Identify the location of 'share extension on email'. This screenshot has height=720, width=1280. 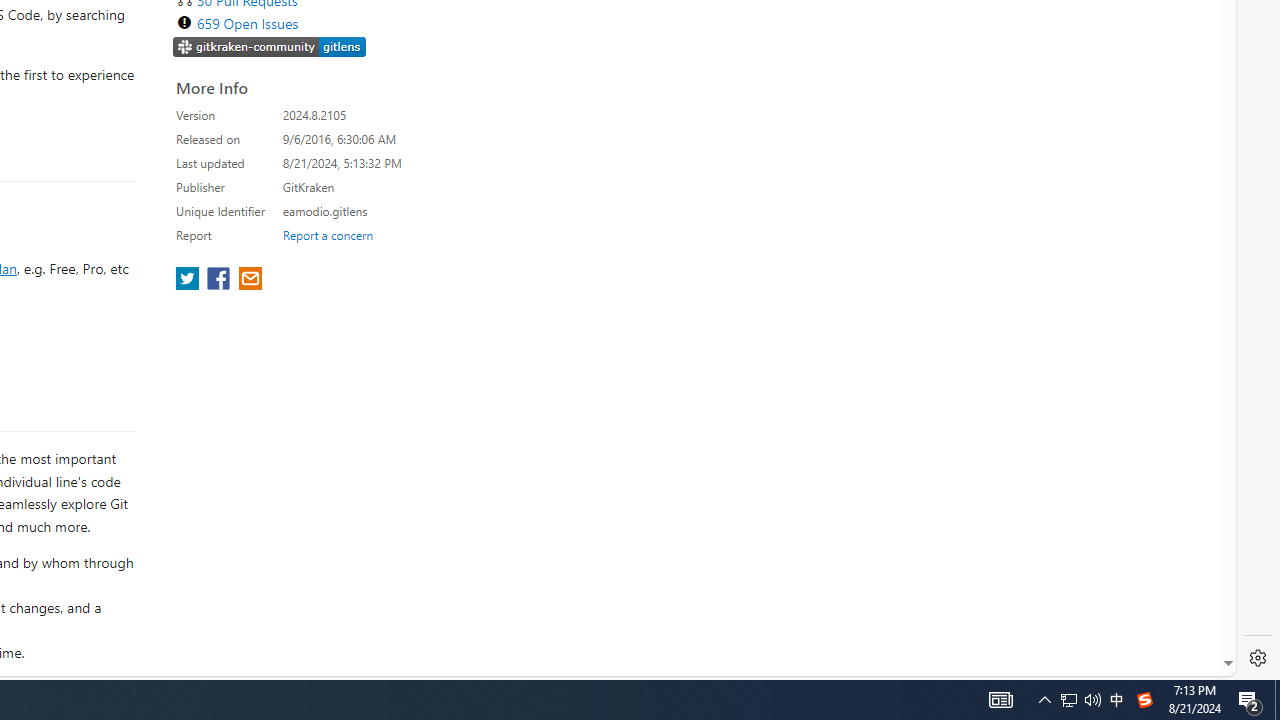
(248, 280).